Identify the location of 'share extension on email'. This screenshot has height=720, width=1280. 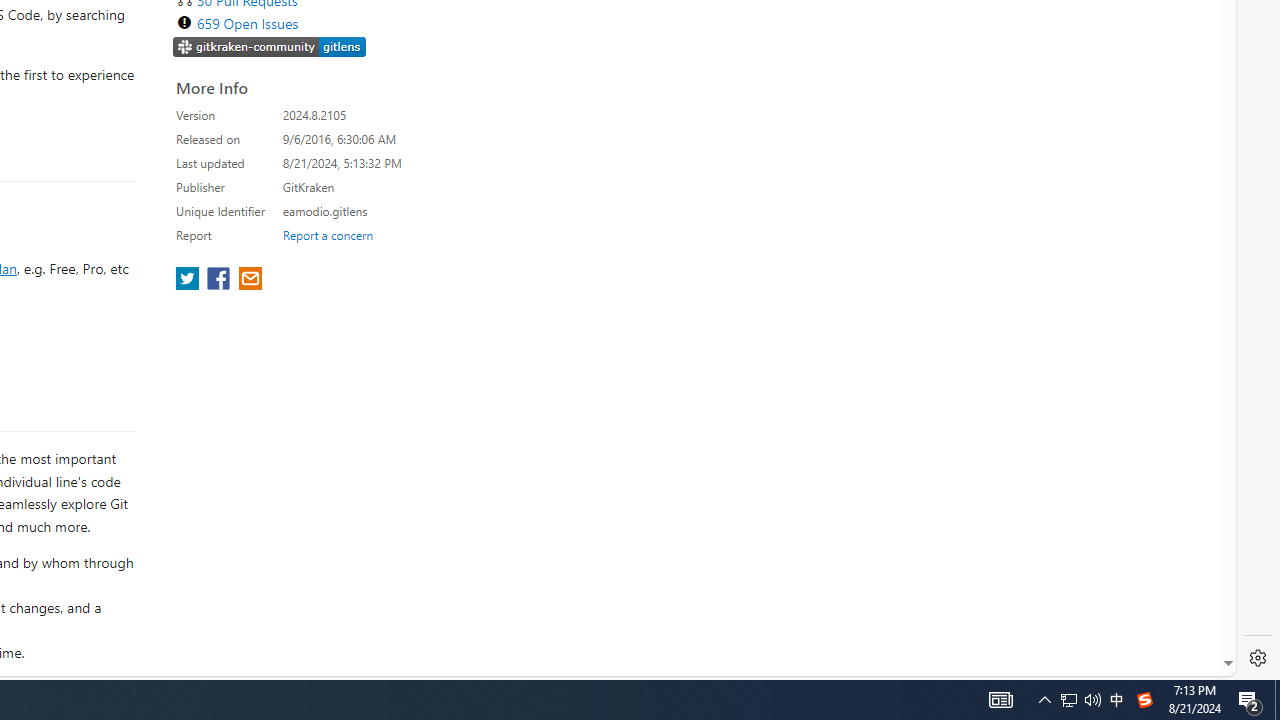
(248, 280).